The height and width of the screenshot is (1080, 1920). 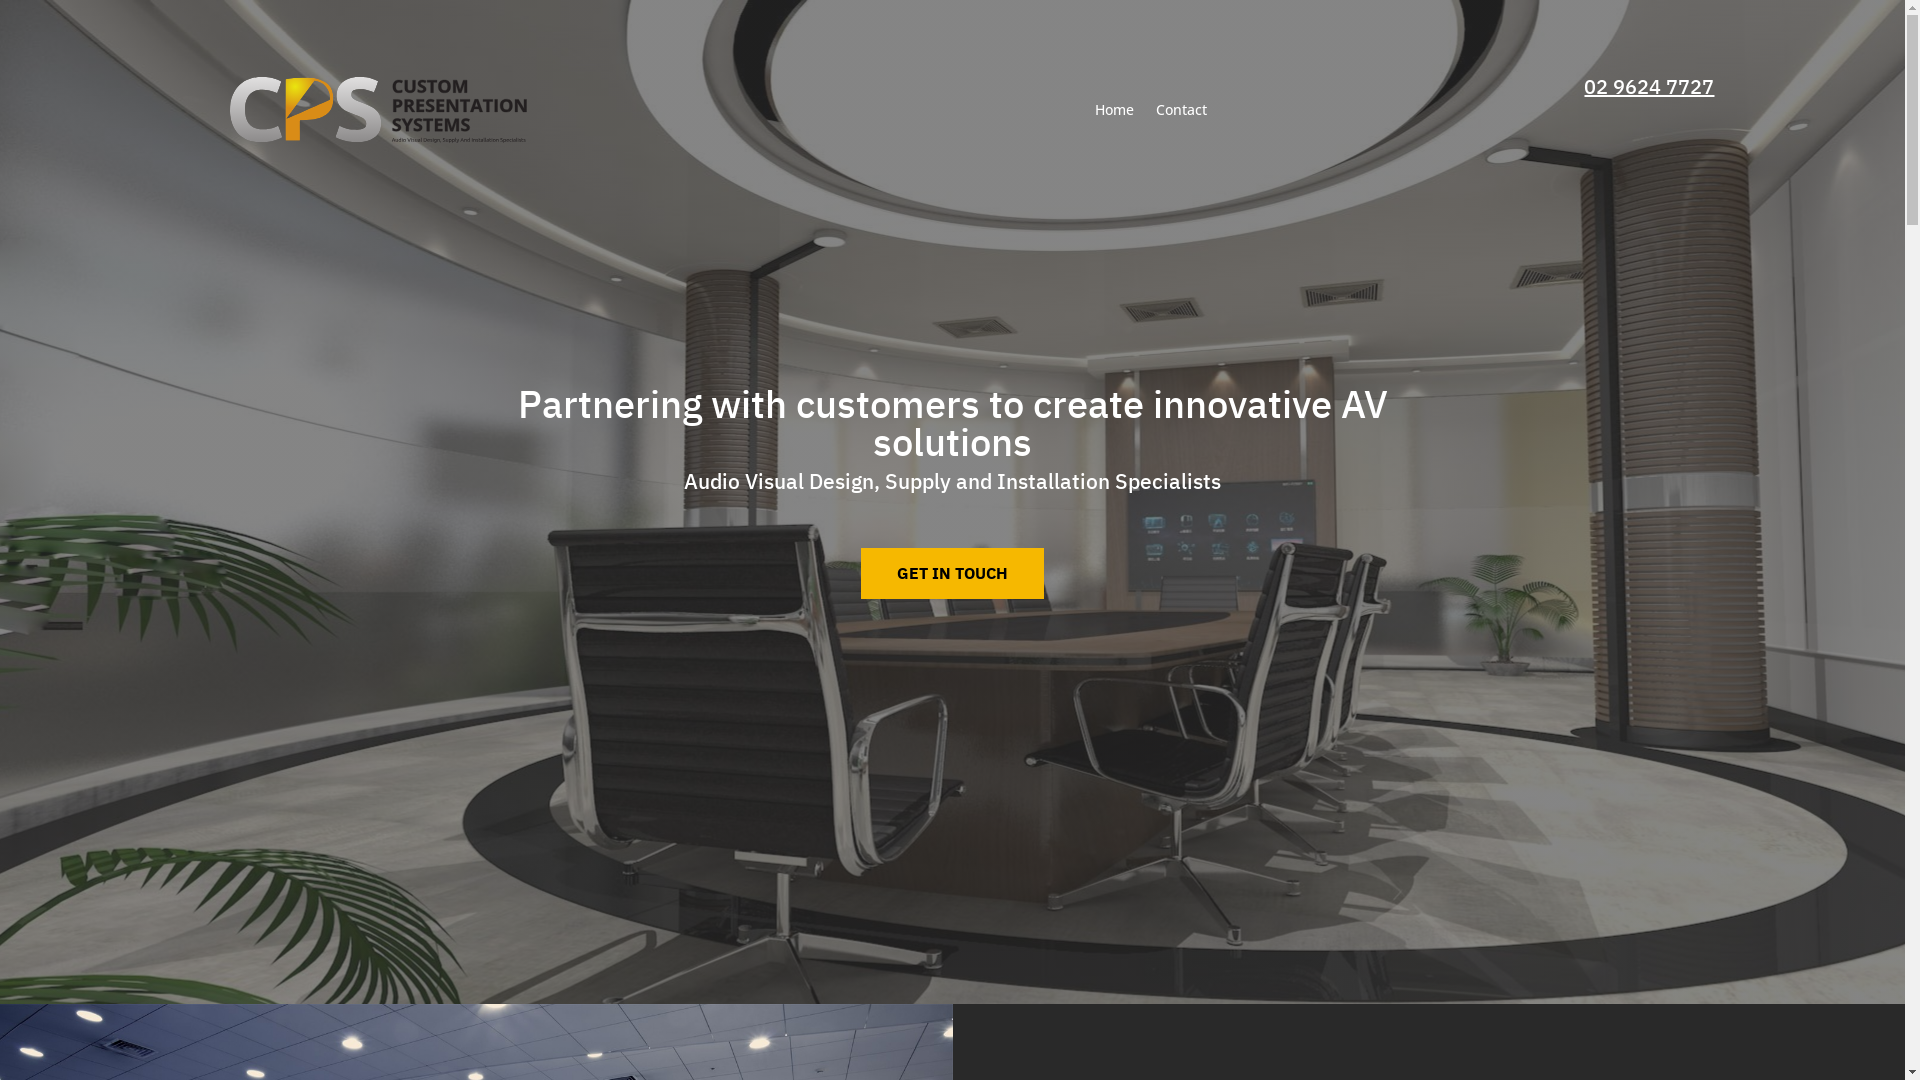 I want to click on 'Contact', so click(x=1156, y=109).